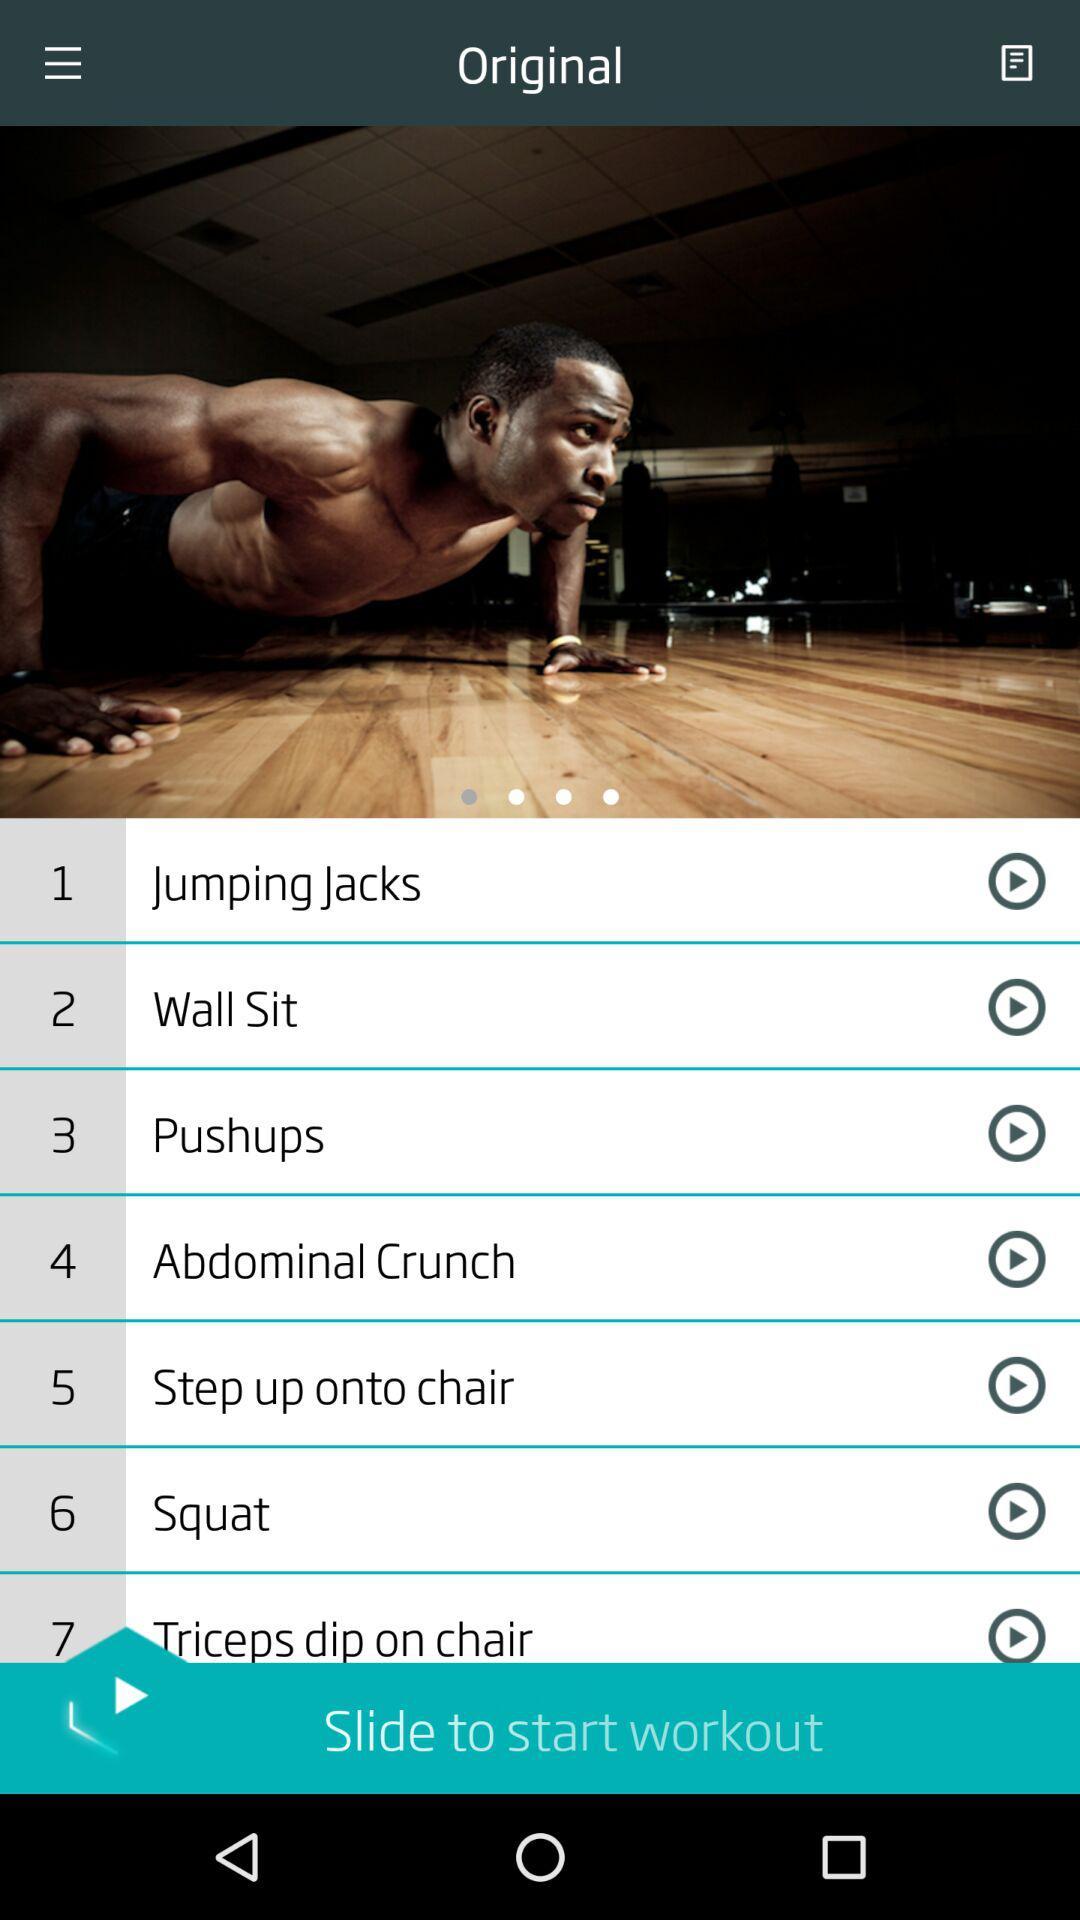 This screenshot has width=1080, height=1920. I want to click on the play icon, so click(1017, 1619).